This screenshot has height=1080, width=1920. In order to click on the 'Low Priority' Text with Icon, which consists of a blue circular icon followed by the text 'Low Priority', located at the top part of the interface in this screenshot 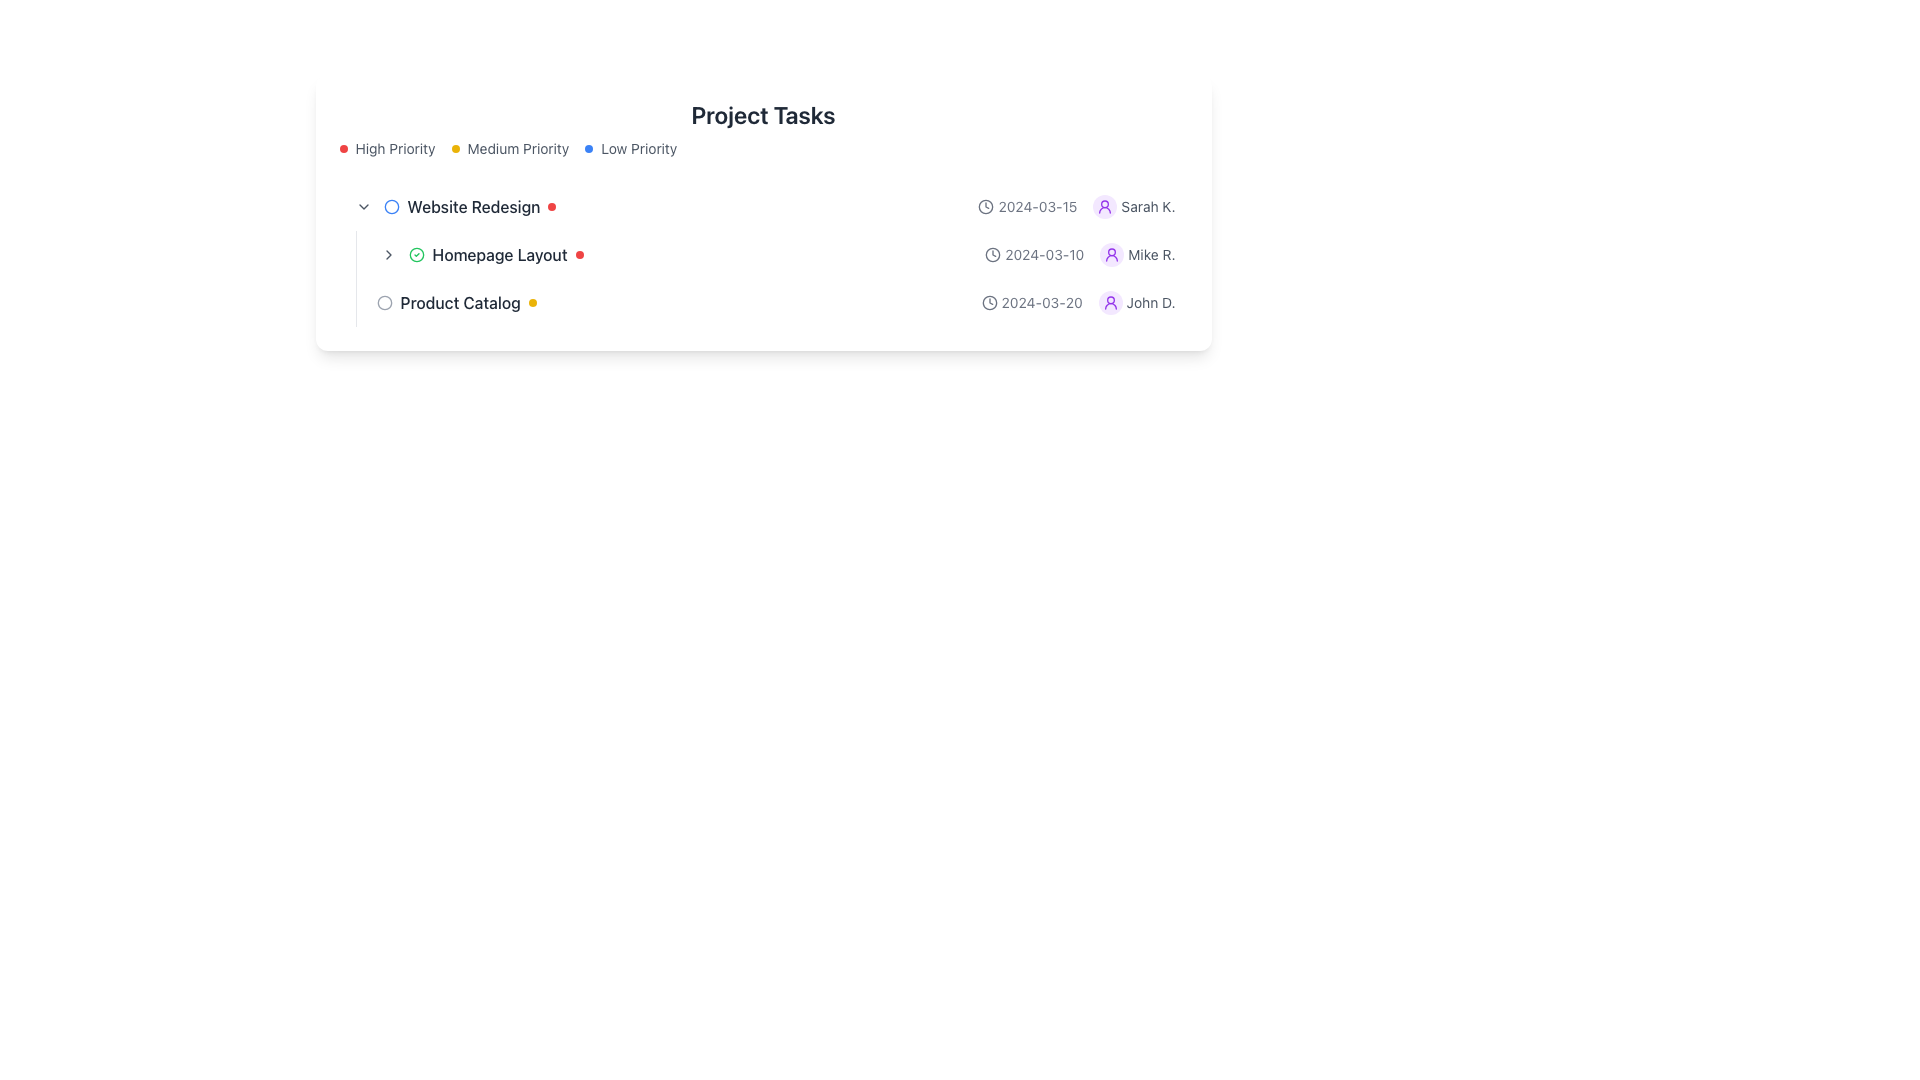, I will do `click(630, 148)`.